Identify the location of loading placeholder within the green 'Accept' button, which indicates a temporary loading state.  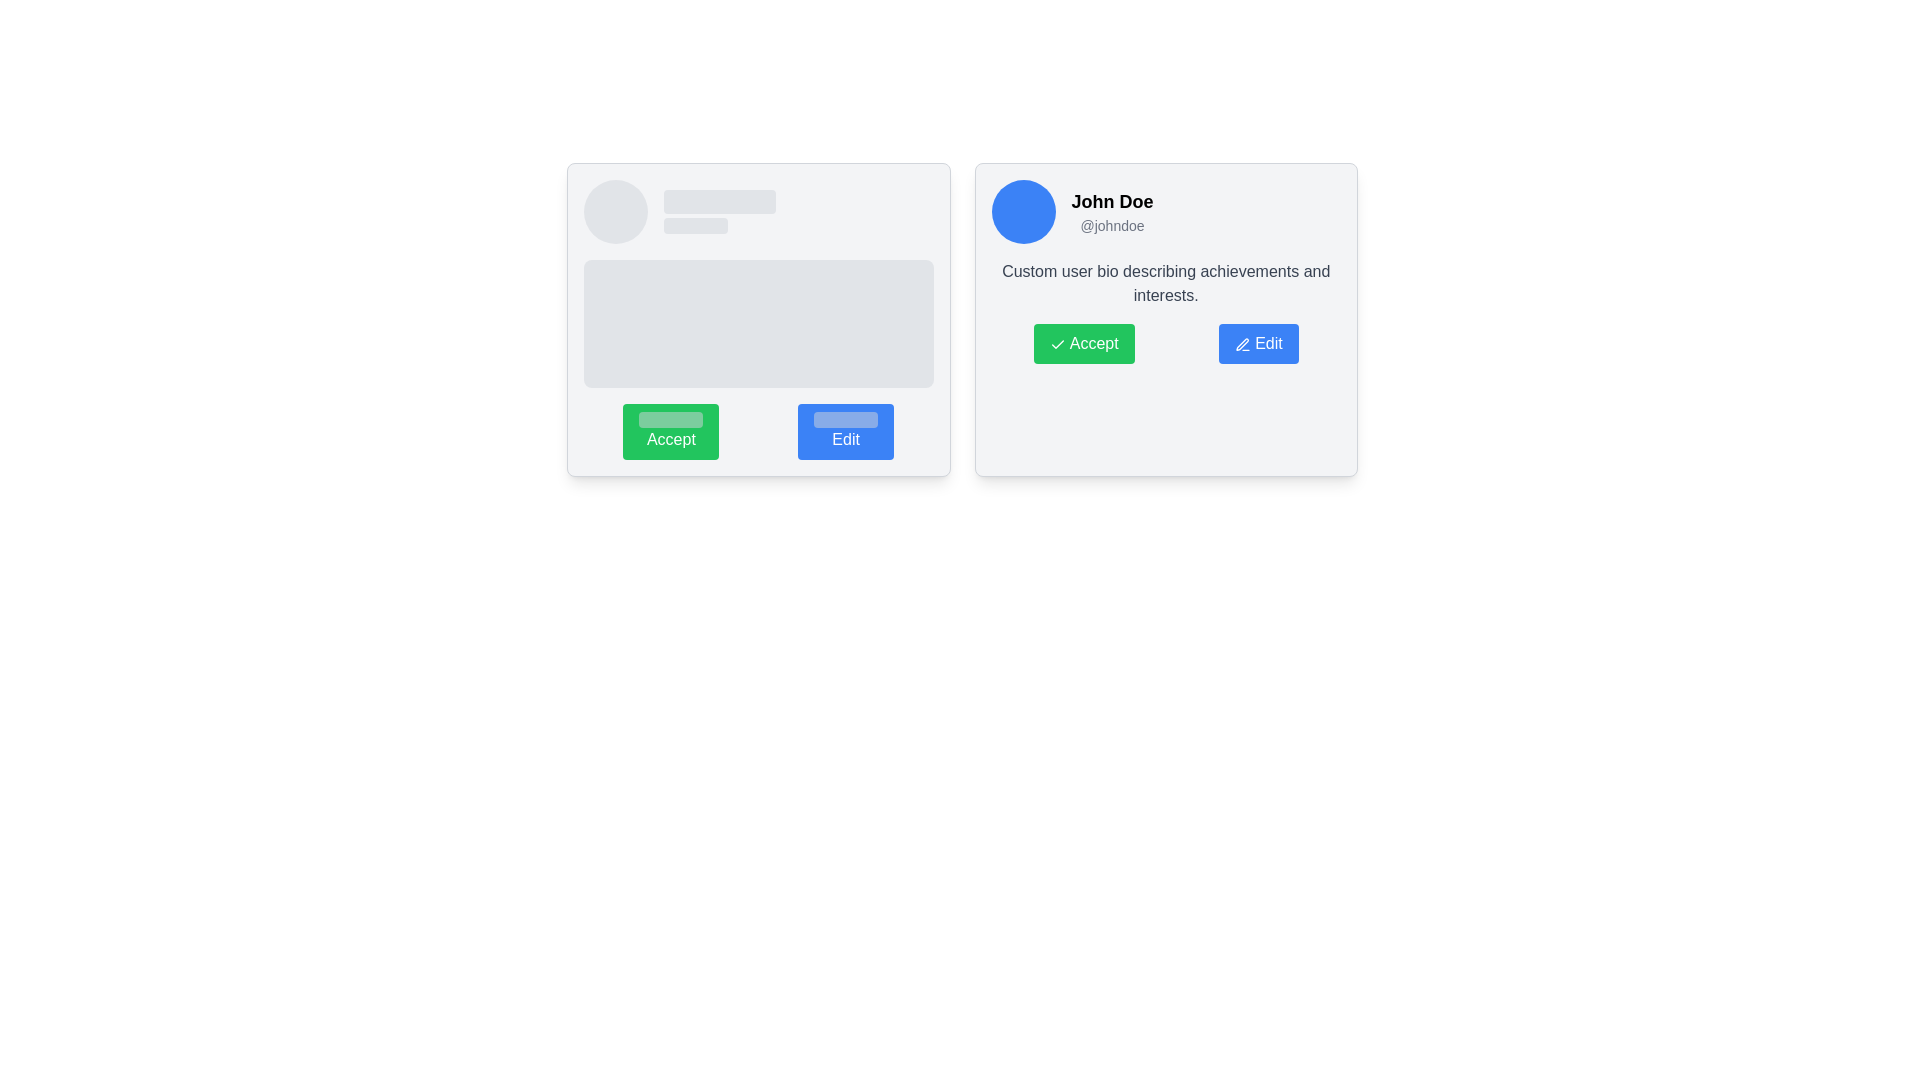
(671, 419).